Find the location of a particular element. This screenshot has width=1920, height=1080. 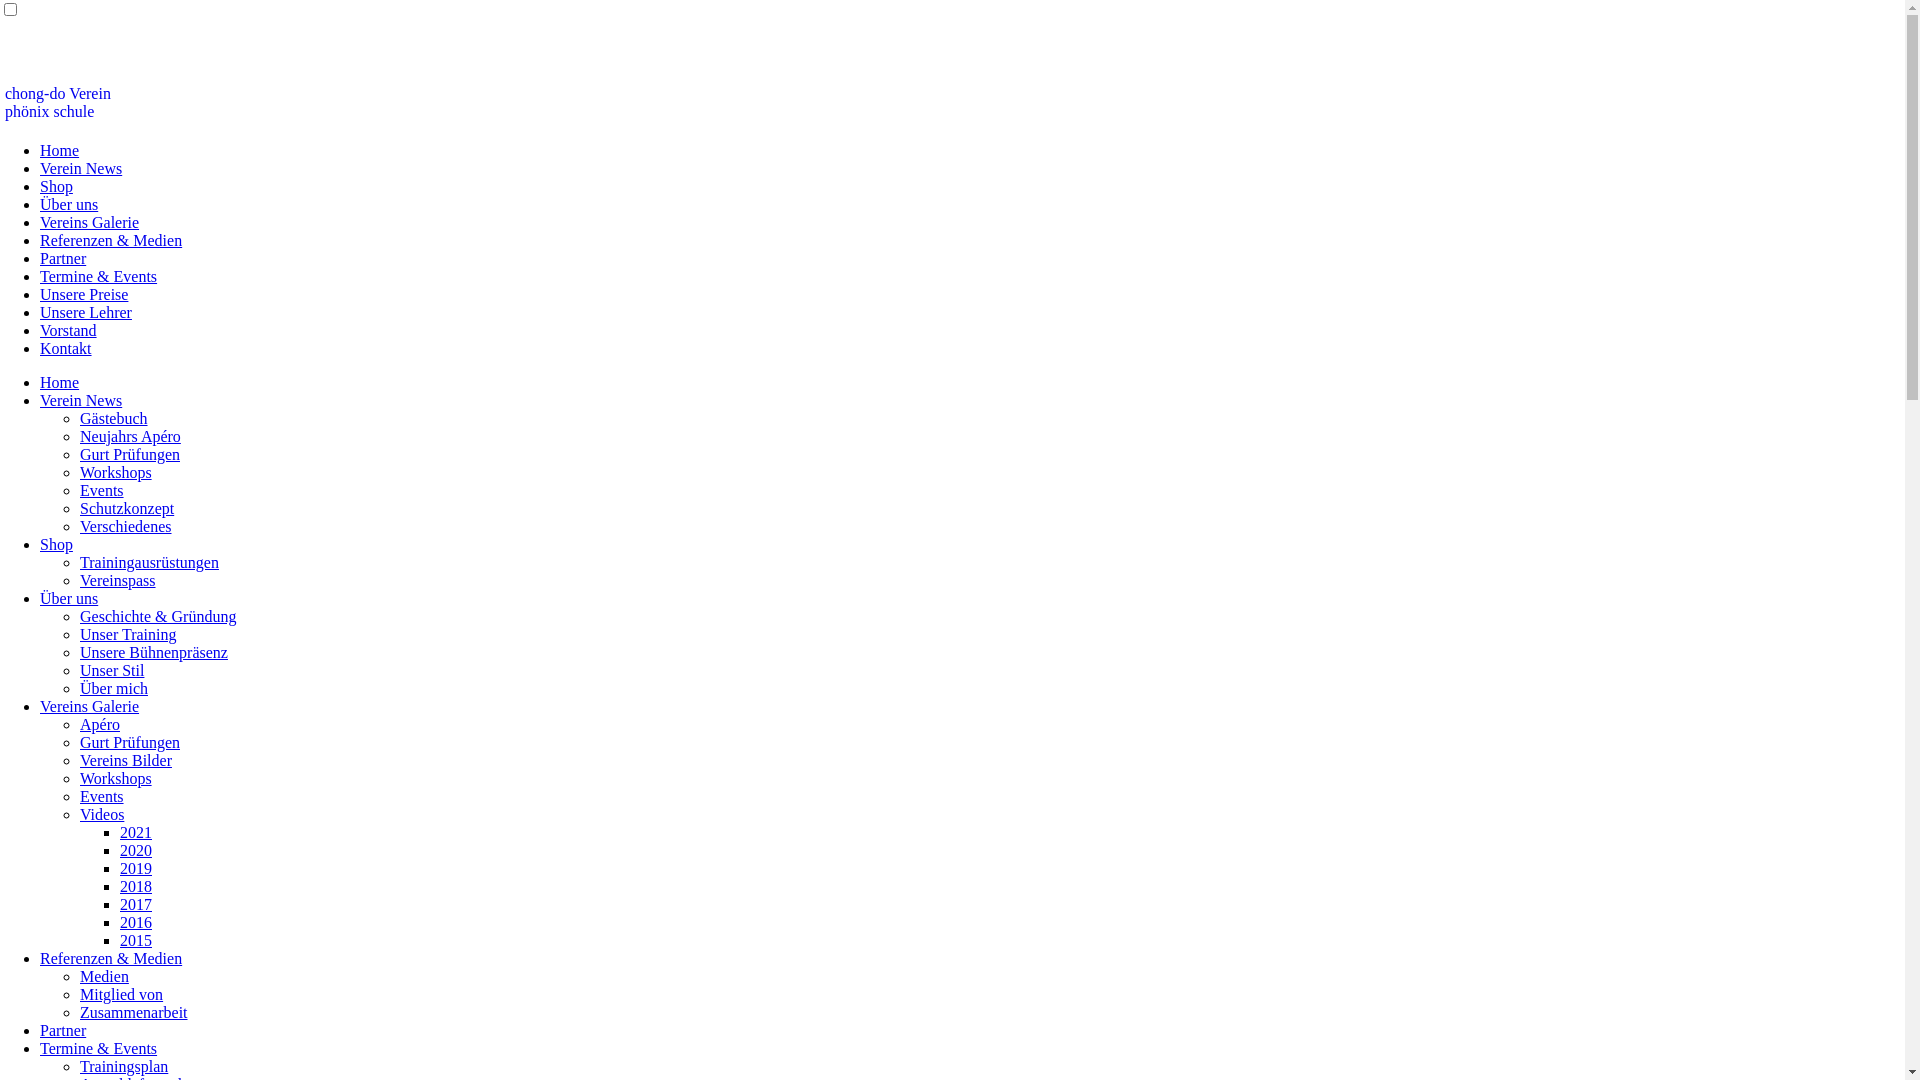

'Verschiedenes' is located at coordinates (124, 525).